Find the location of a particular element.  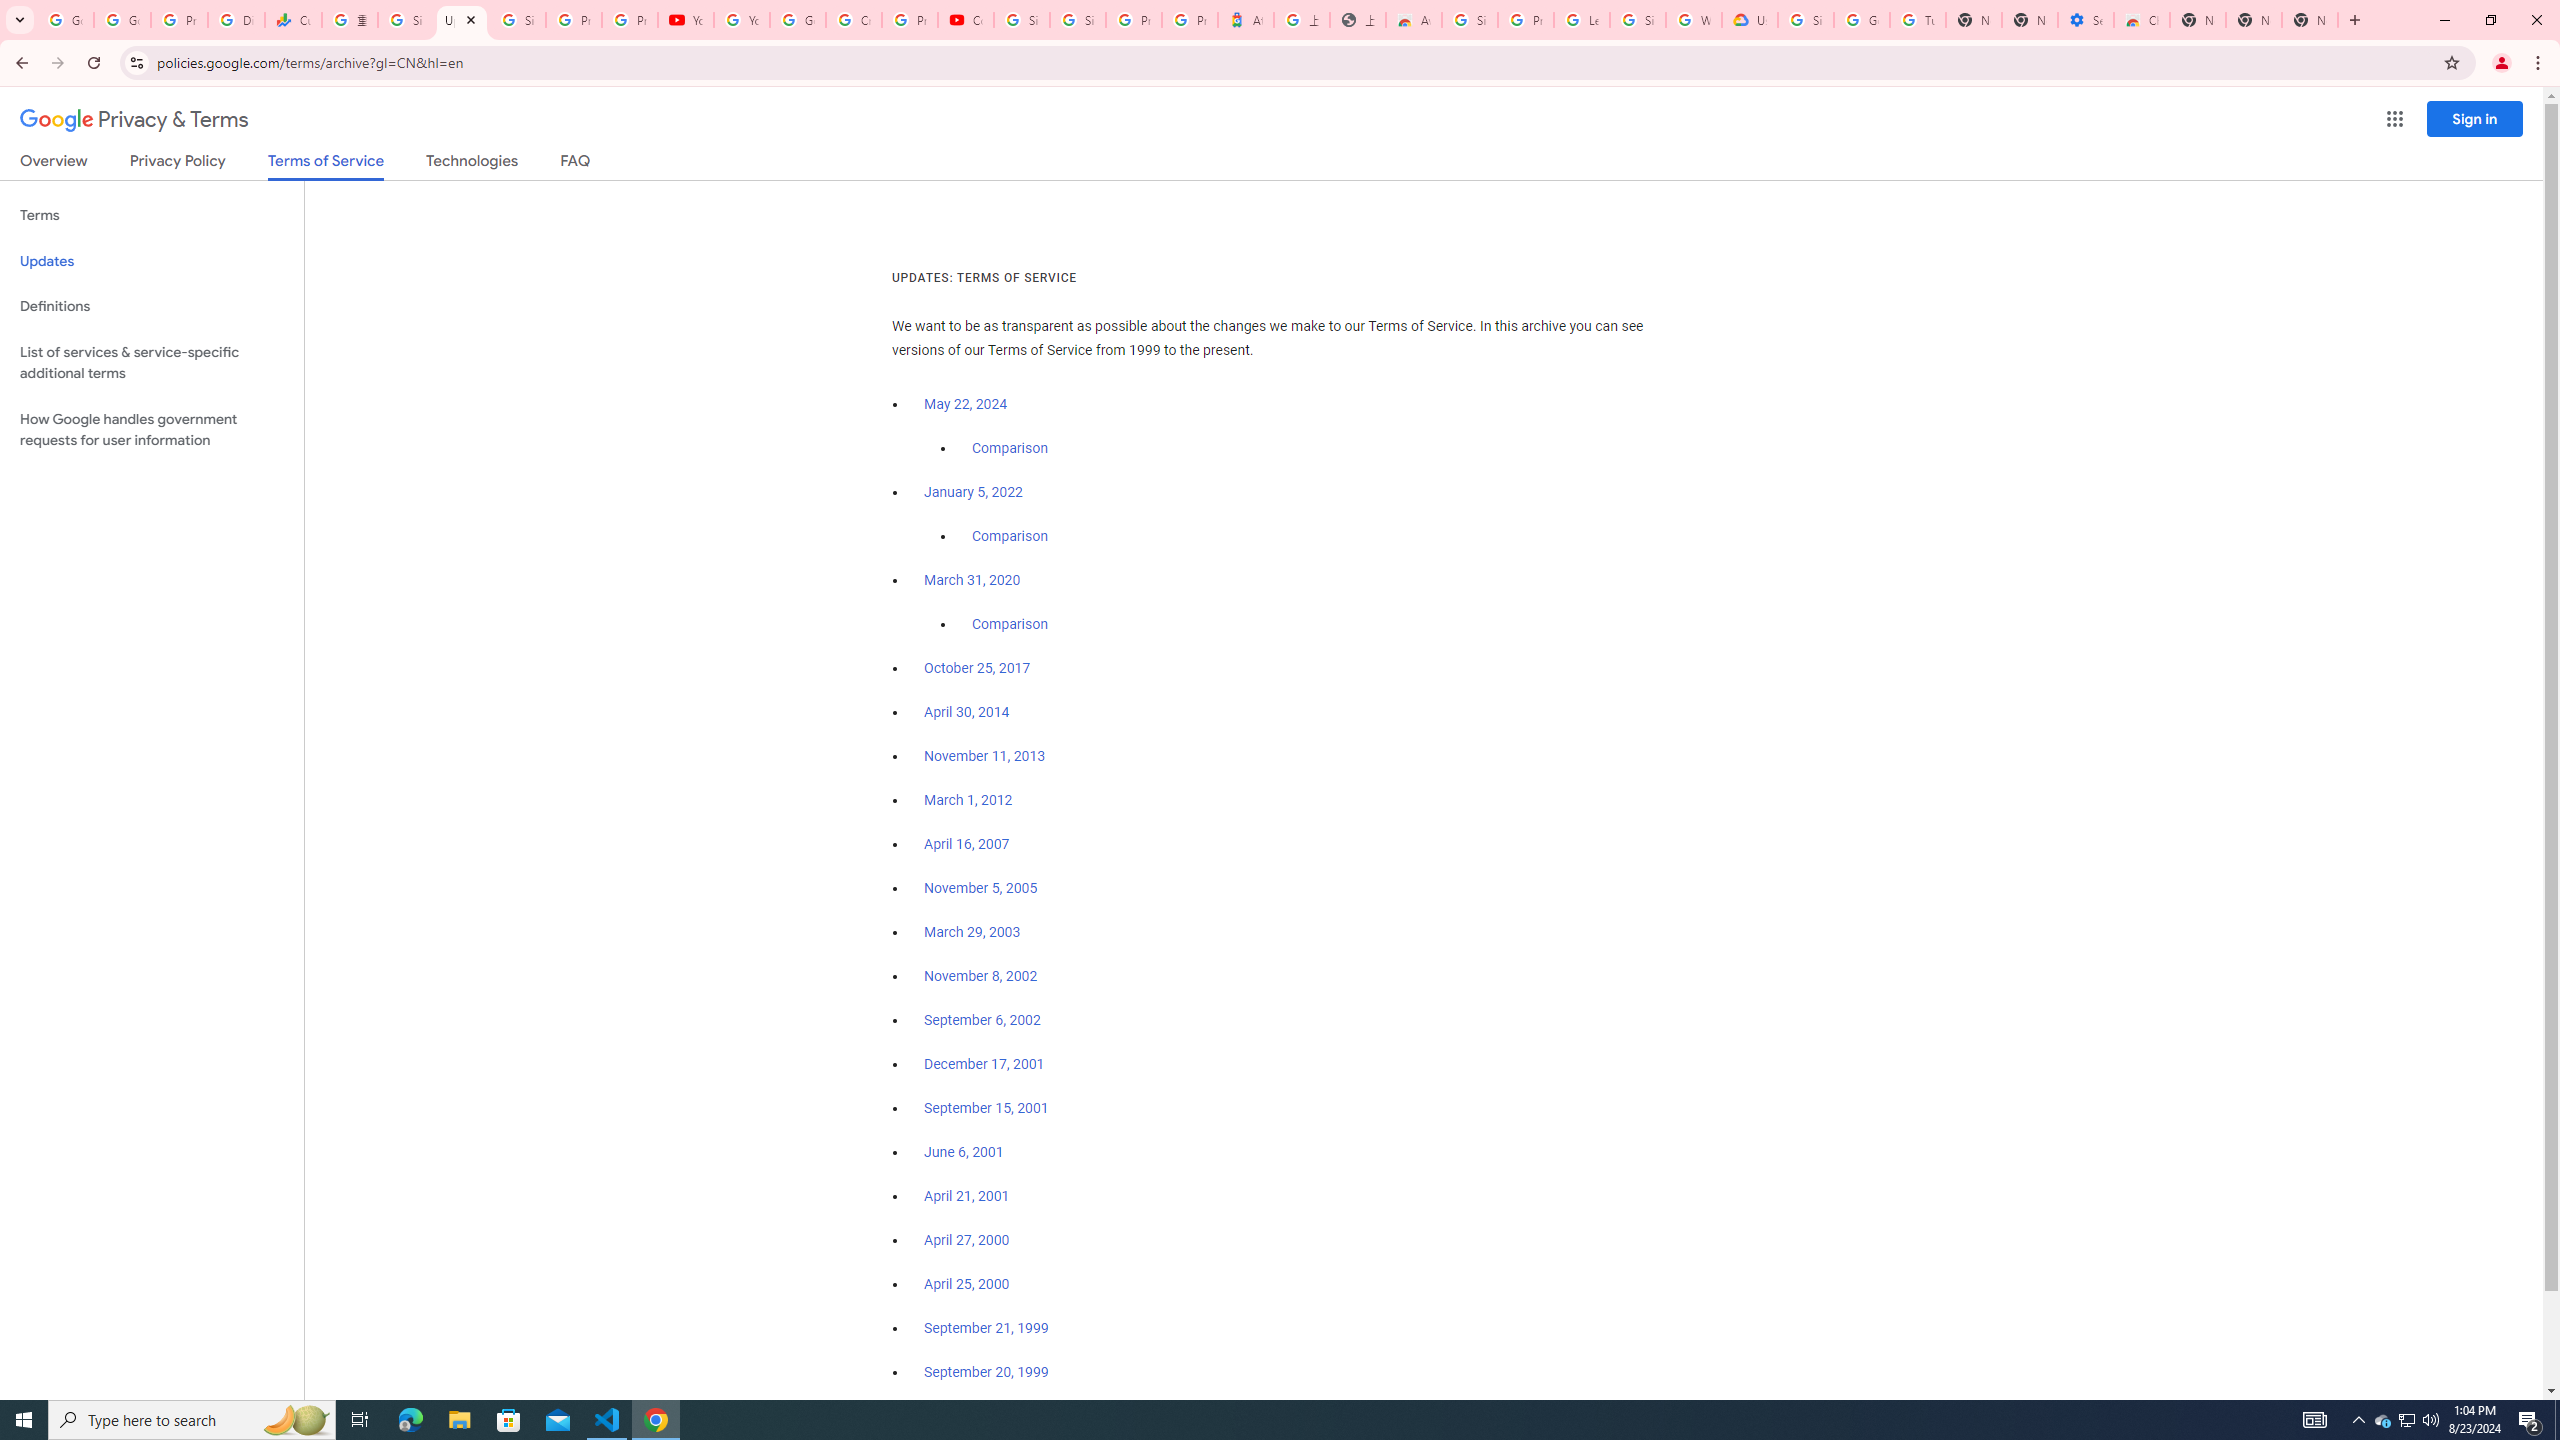

'Chrome Web Store - Accessibility extensions' is located at coordinates (2140, 19).